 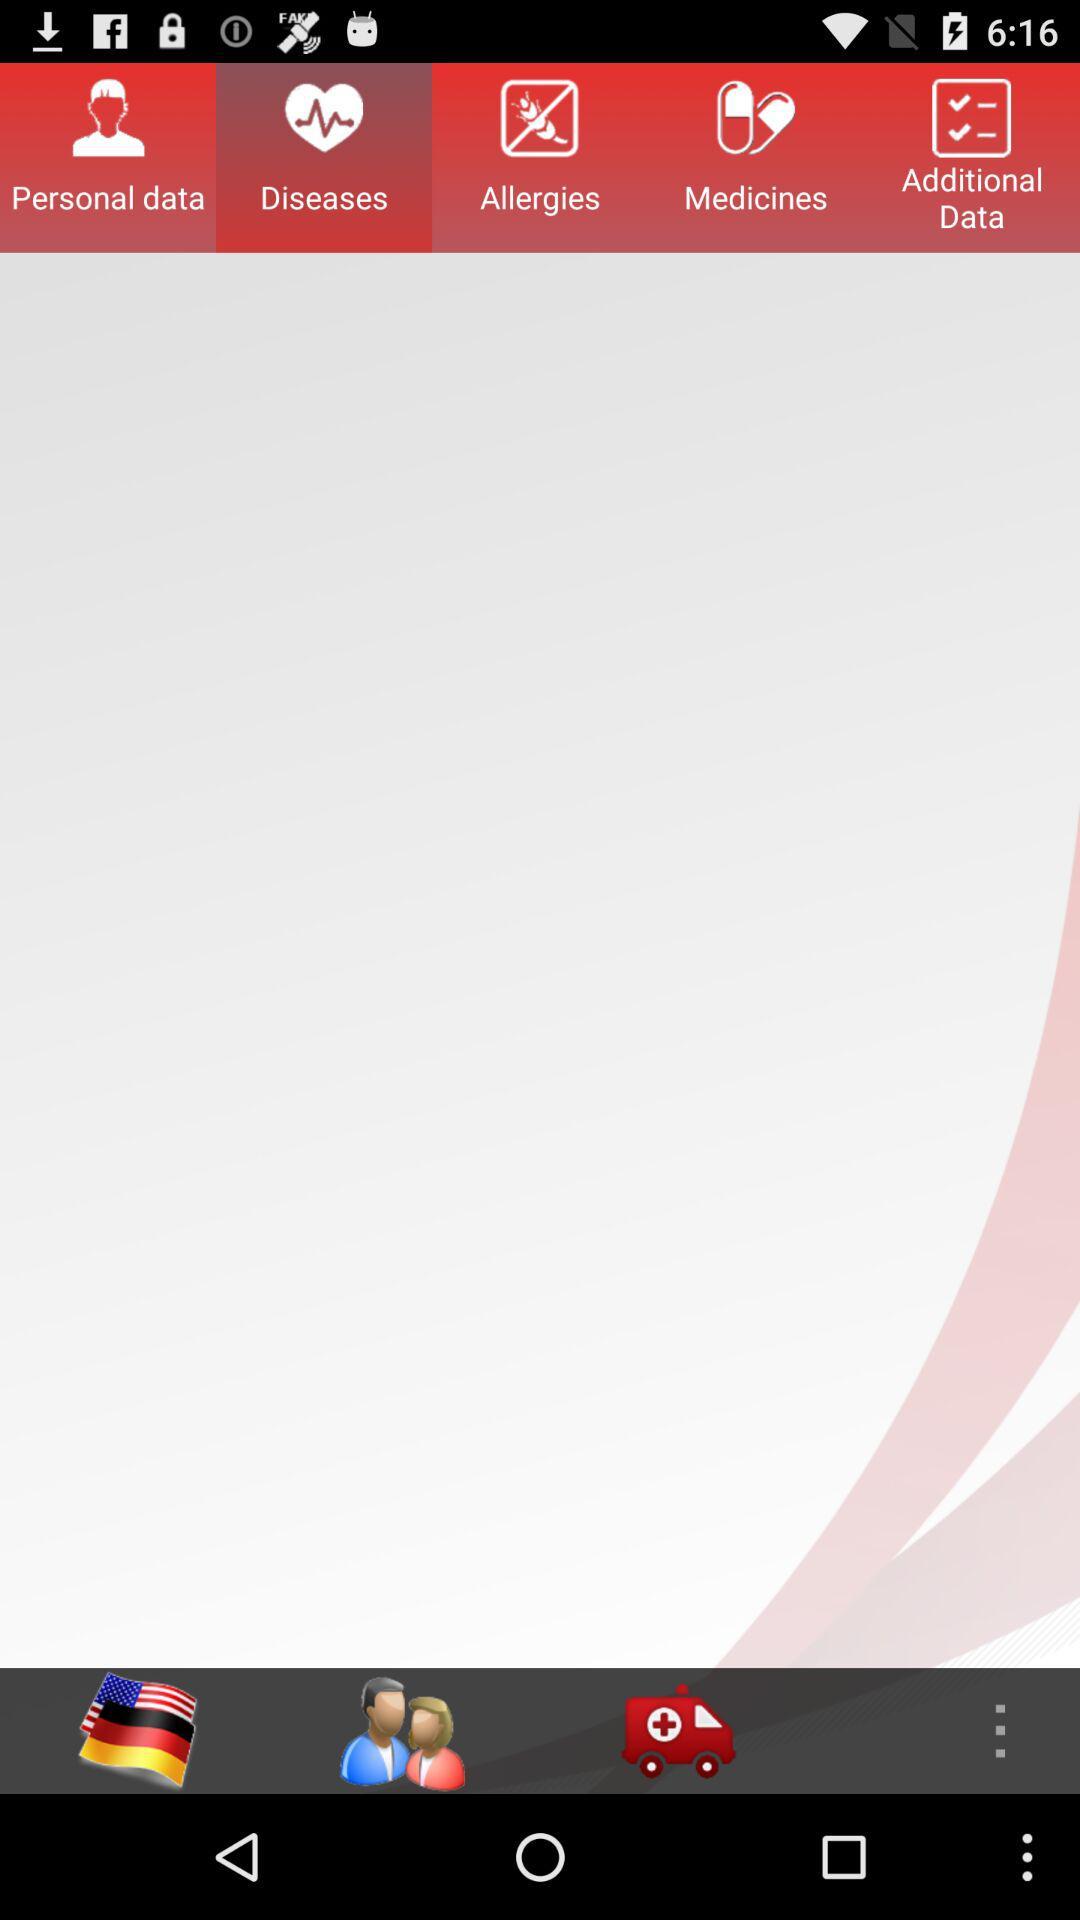 What do you see at coordinates (401, 1730) in the screenshot?
I see `genders` at bounding box center [401, 1730].